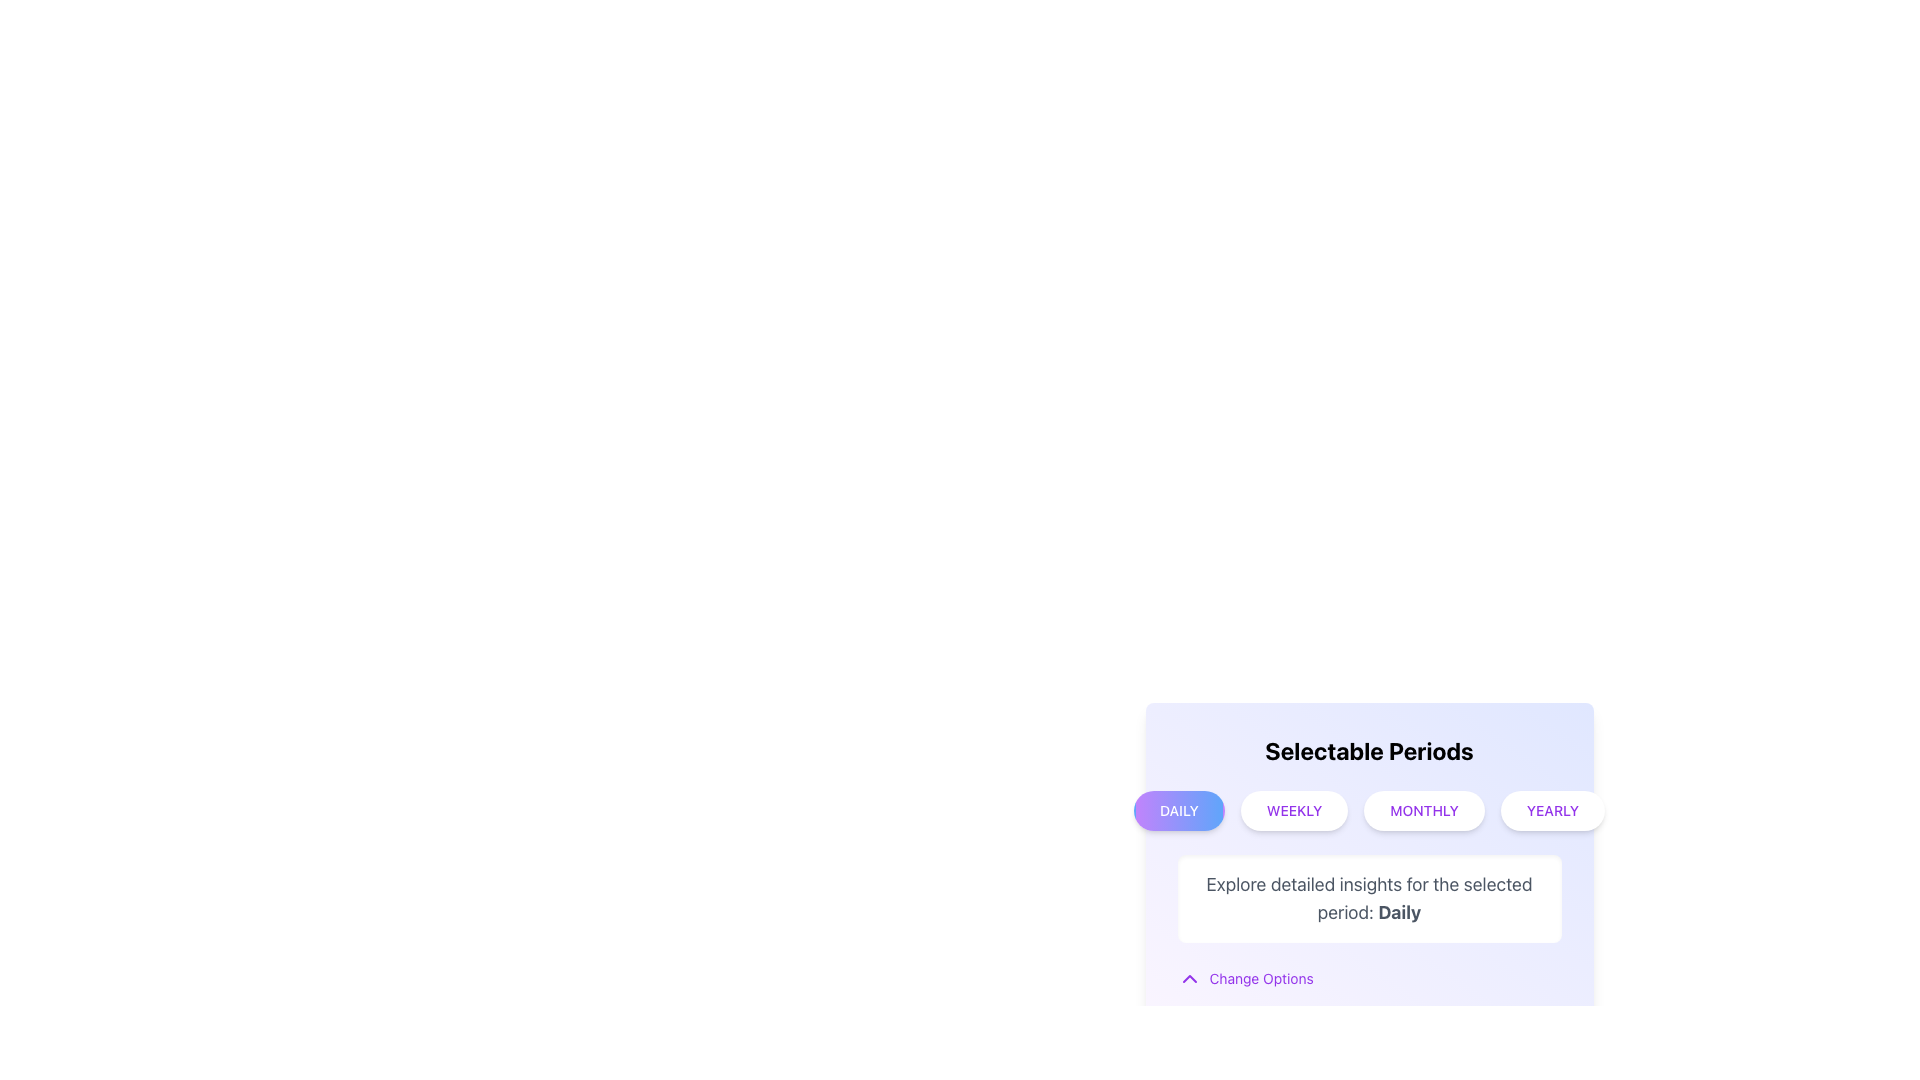  I want to click on the informational text box that contains the message 'Explore detailed insights for the selected period: Daily', which is located below the period selection buttons and above the 'Change Options' link, so click(1368, 897).